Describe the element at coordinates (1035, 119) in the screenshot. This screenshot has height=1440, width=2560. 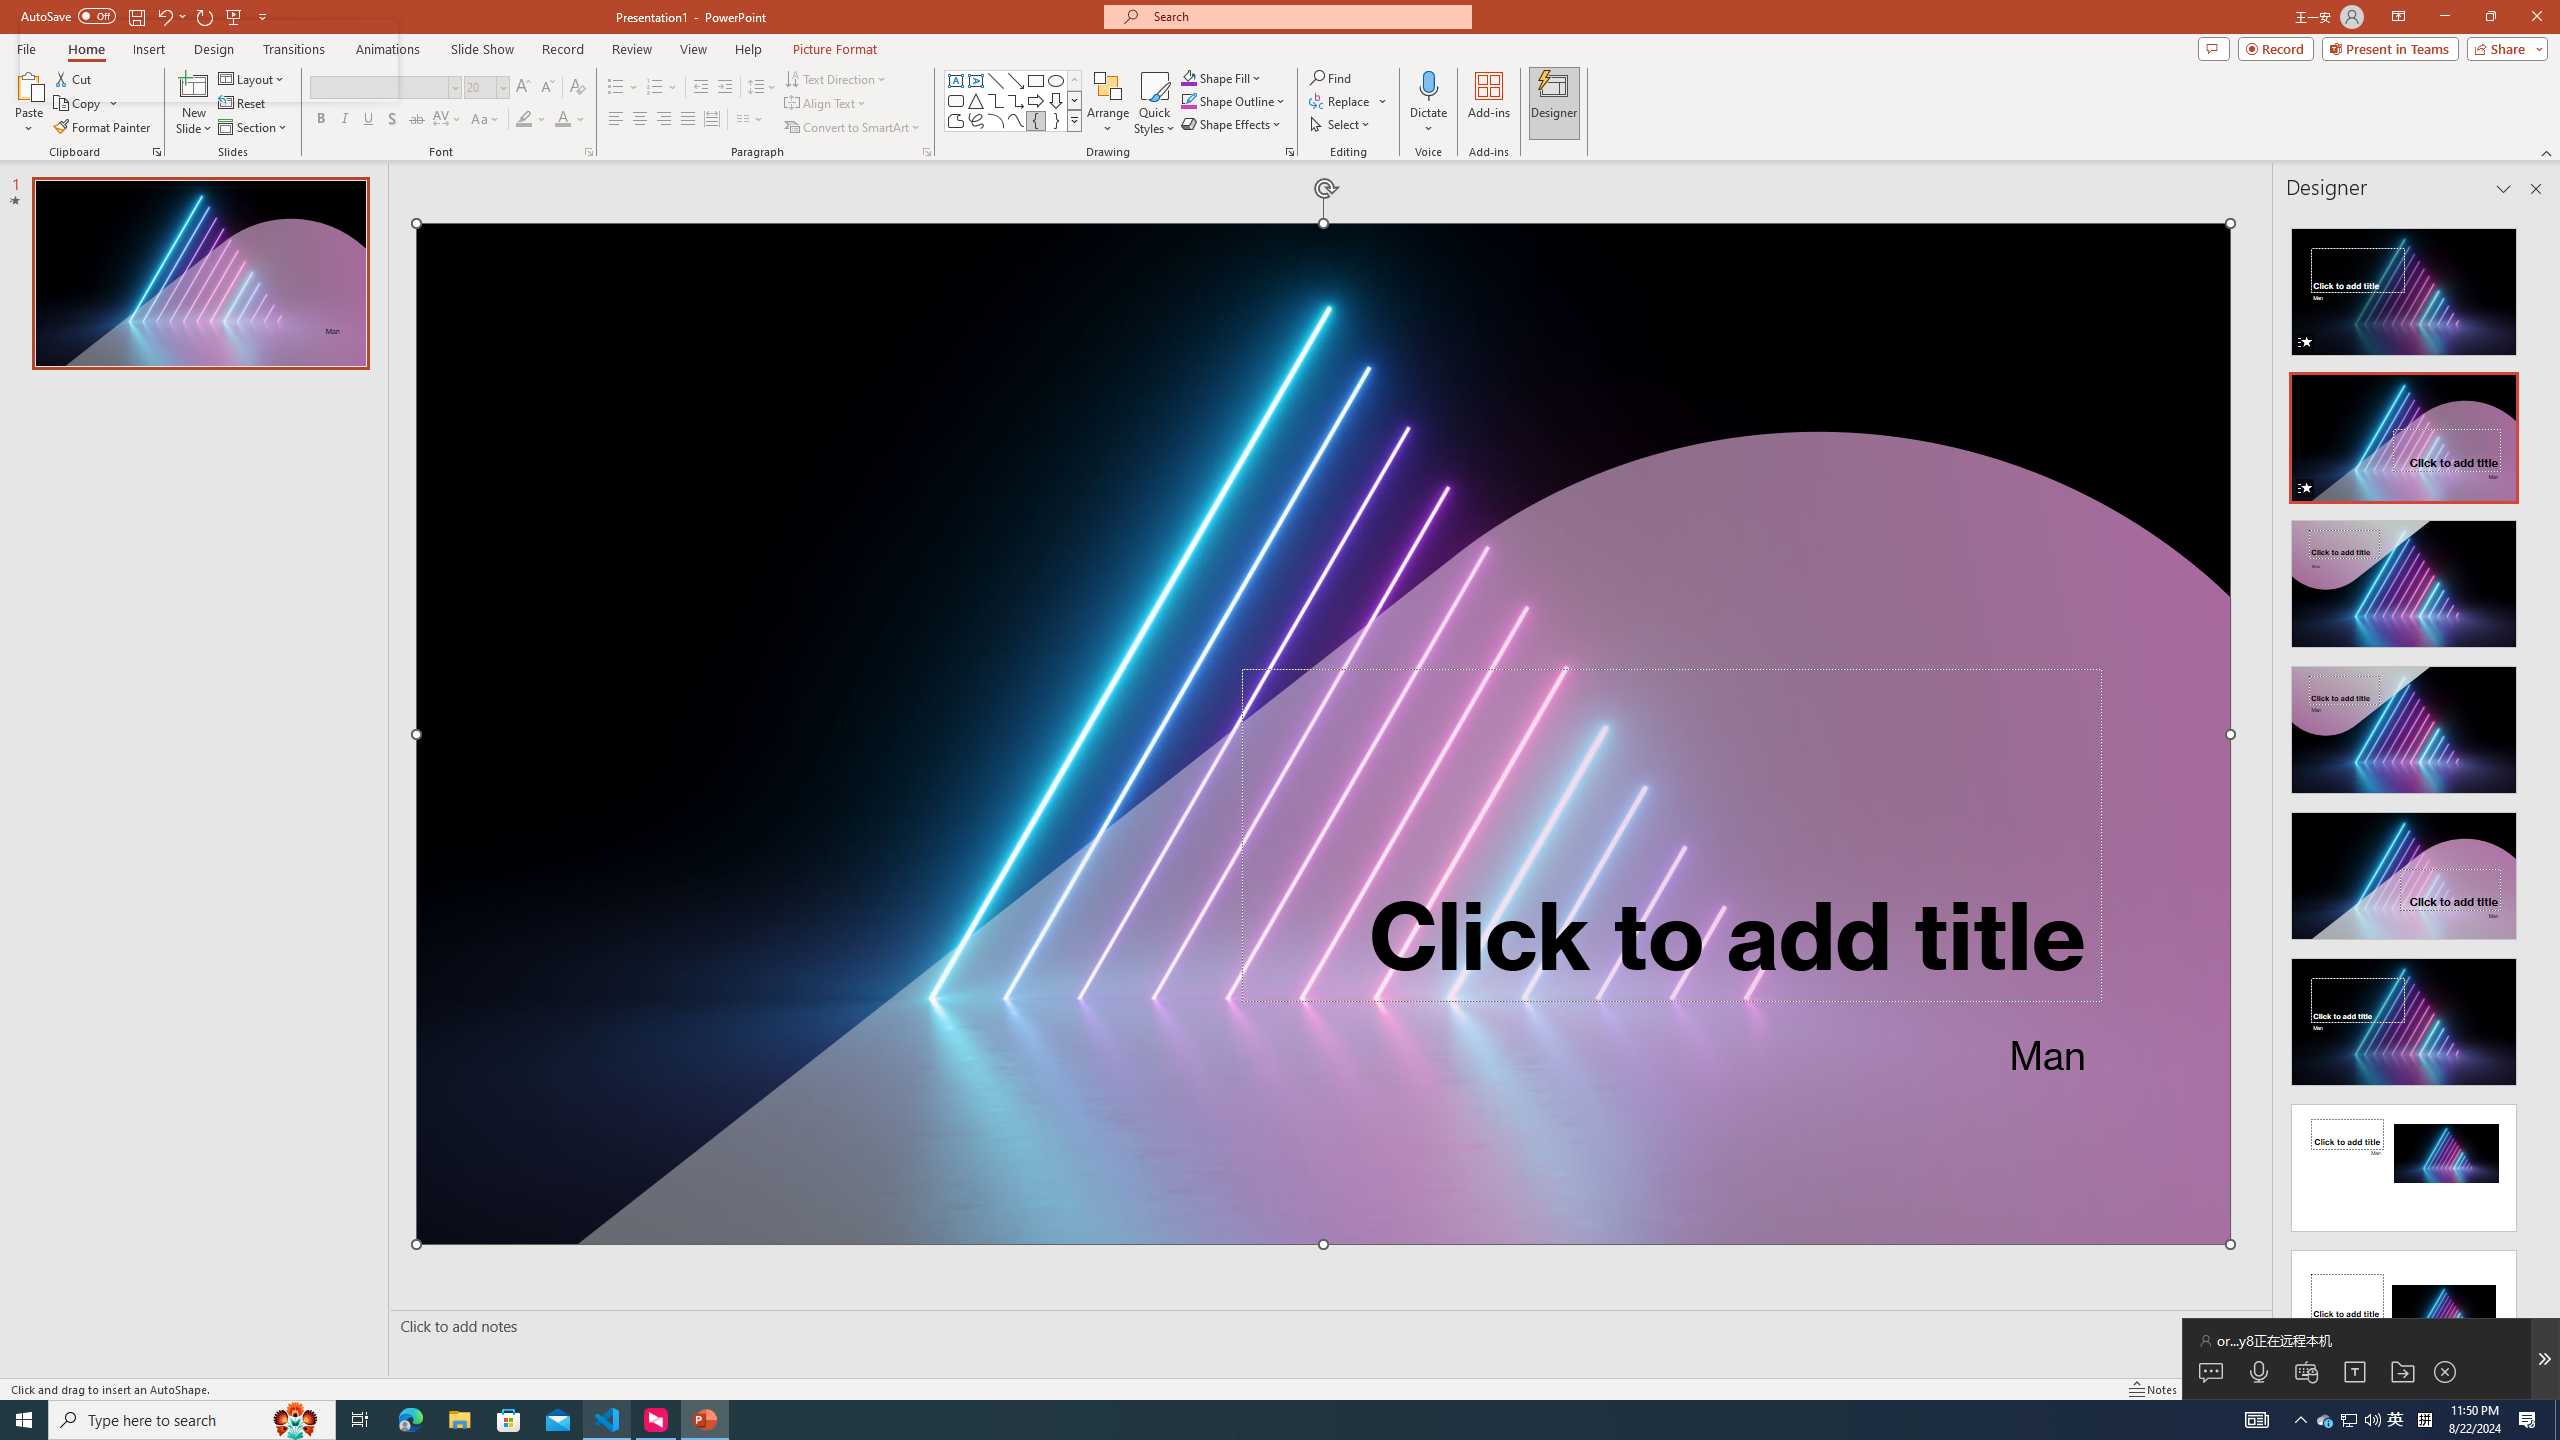
I see `'Left Brace'` at that location.